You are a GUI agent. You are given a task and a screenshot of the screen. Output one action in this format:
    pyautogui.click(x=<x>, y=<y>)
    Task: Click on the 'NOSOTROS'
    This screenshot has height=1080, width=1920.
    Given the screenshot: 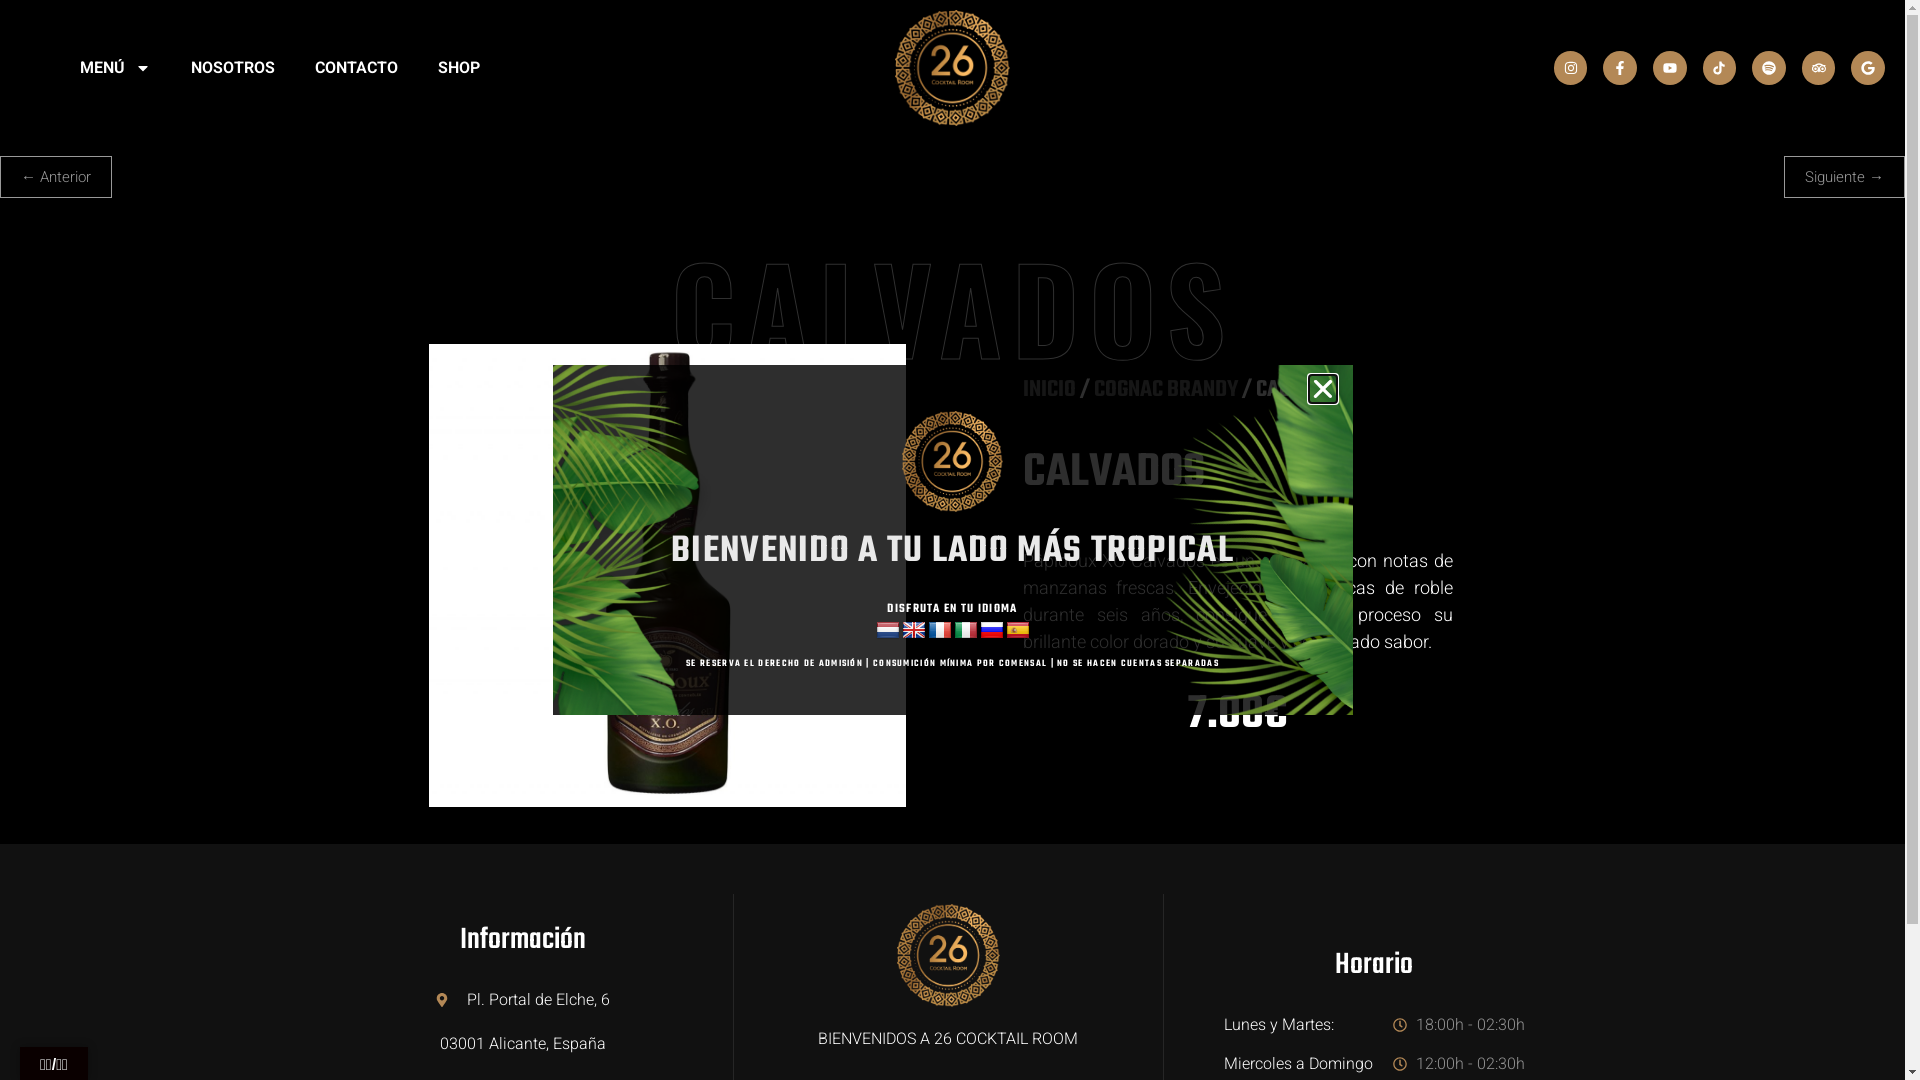 What is the action you would take?
    pyautogui.click(x=233, y=67)
    